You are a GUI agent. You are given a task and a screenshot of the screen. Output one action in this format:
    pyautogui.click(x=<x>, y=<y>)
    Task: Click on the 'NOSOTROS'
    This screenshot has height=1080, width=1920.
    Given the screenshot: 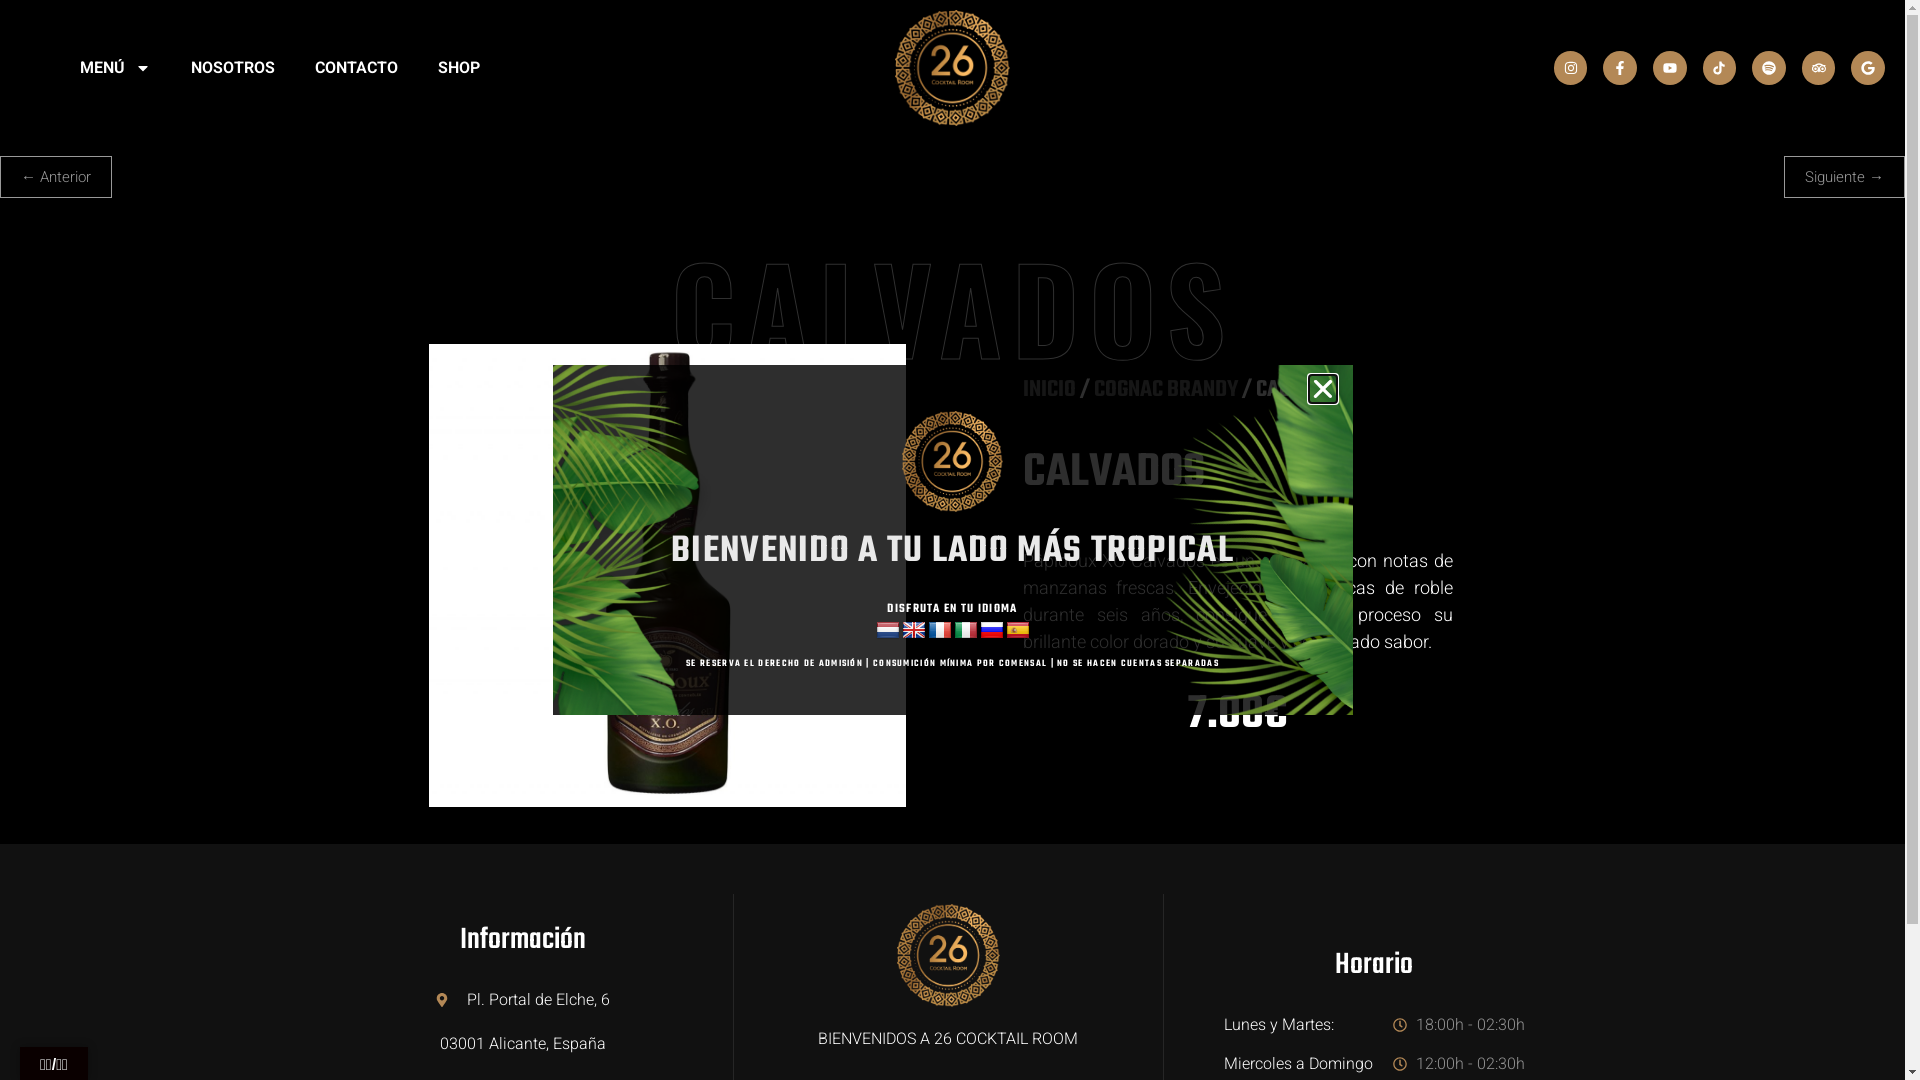 What is the action you would take?
    pyautogui.click(x=233, y=67)
    